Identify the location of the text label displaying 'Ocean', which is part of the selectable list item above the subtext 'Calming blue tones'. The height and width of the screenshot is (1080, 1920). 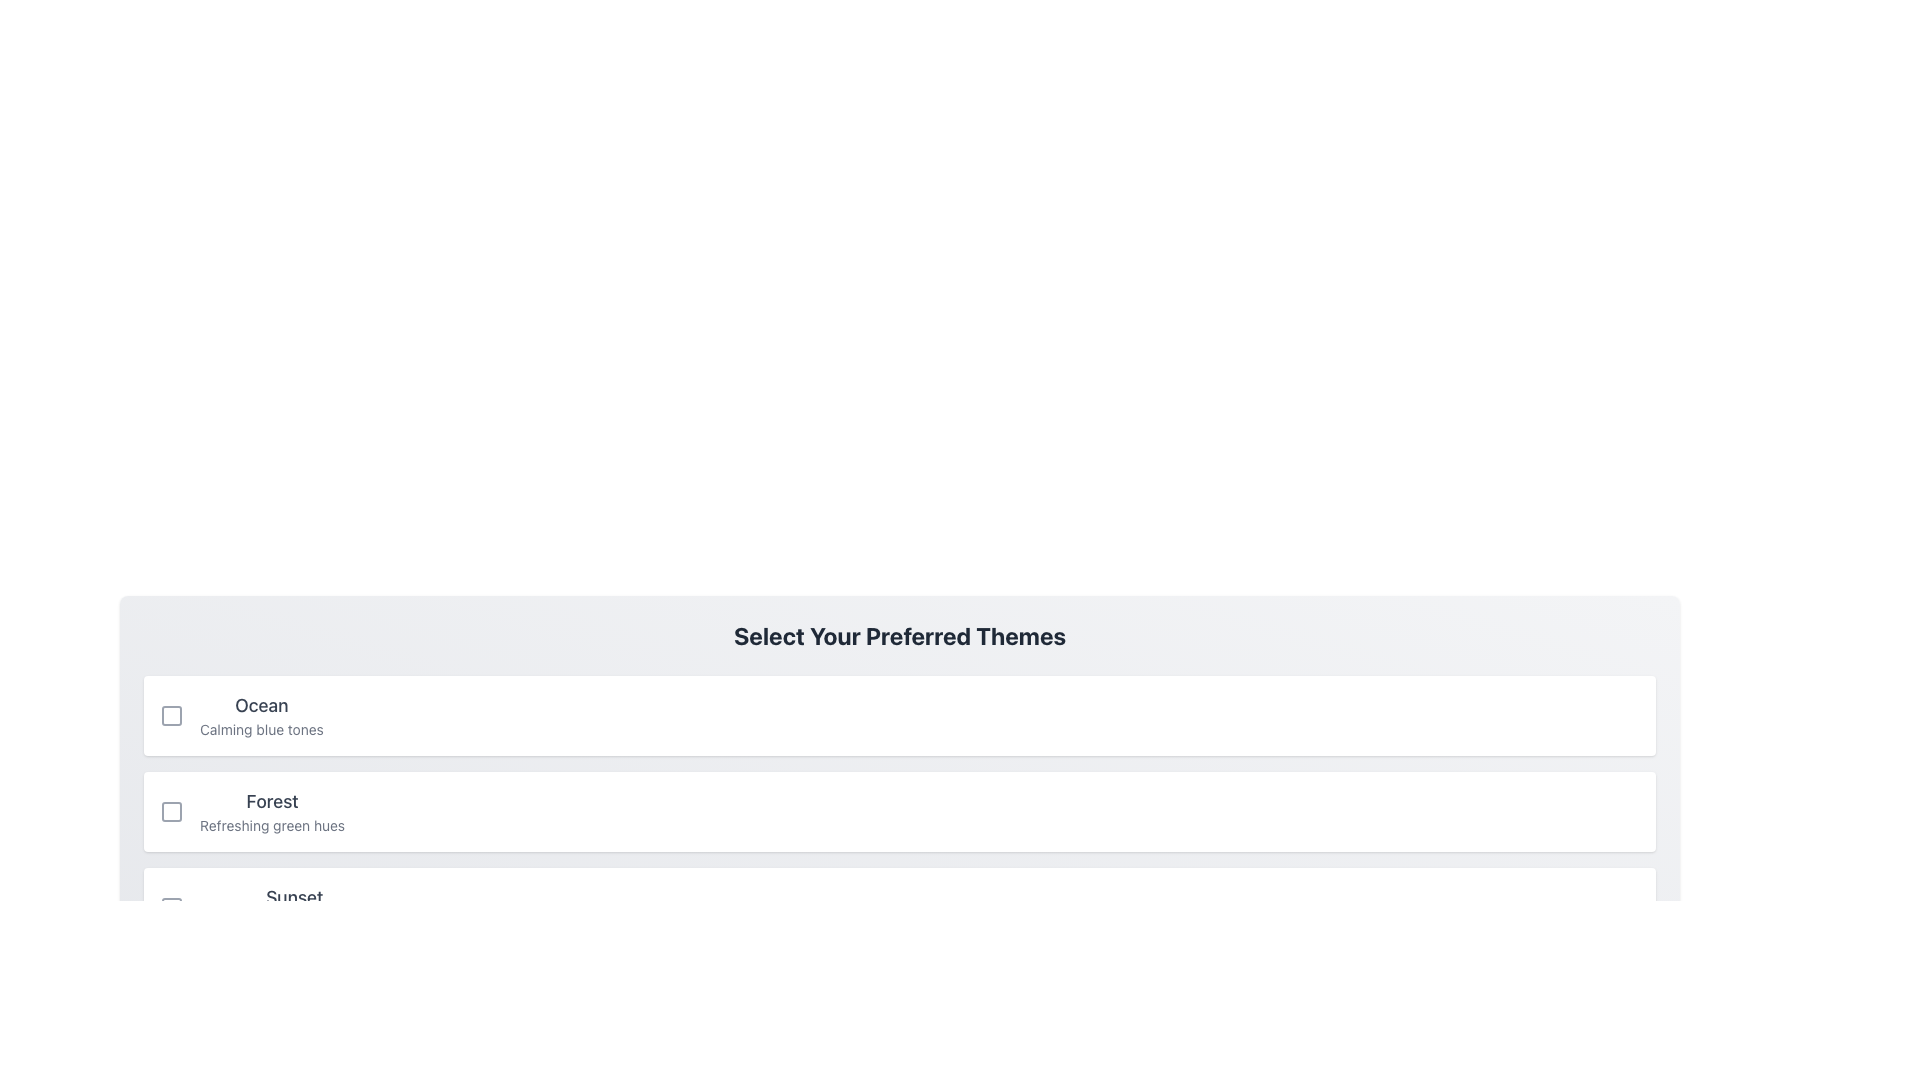
(260, 704).